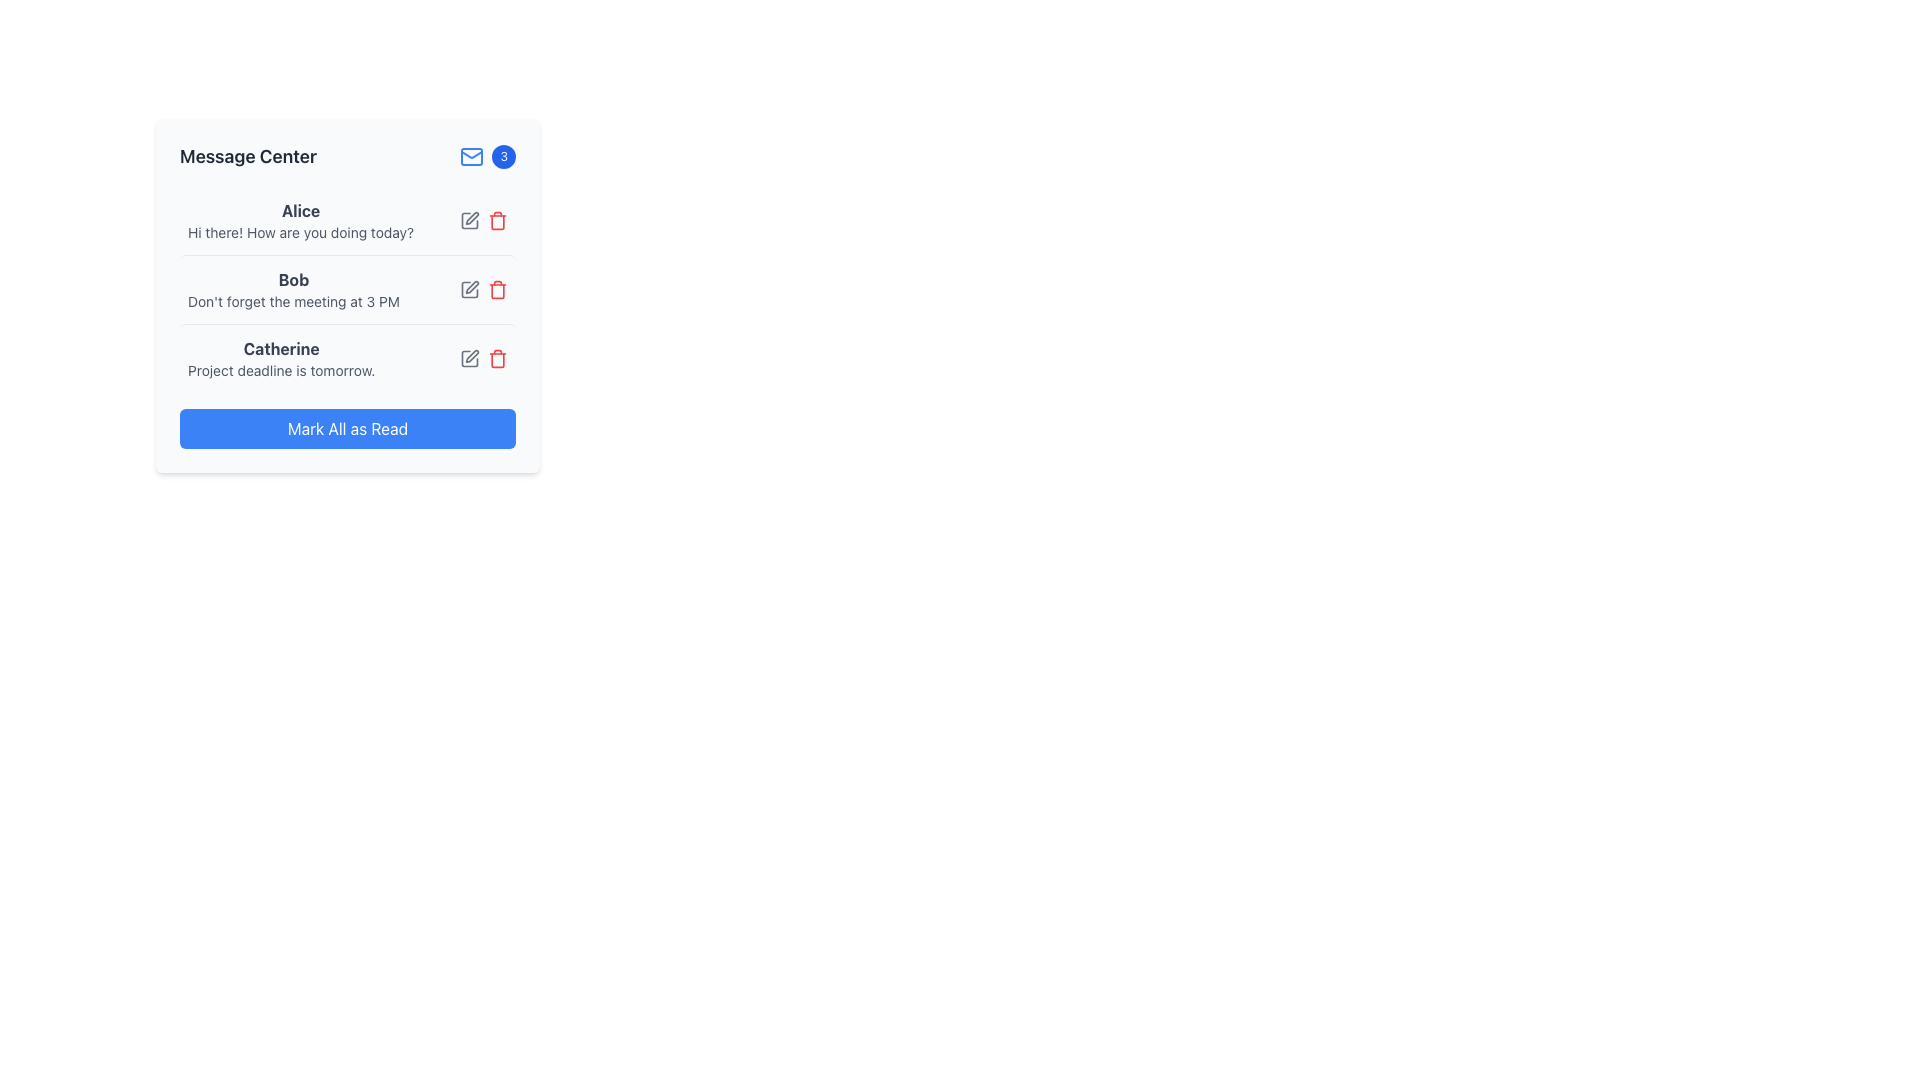 The height and width of the screenshot is (1080, 1920). Describe the element at coordinates (247, 156) in the screenshot. I see `the 'Message Center' text heading, which is styled in bold and larger size, located on the left side of the header bar of a card-like component` at that location.